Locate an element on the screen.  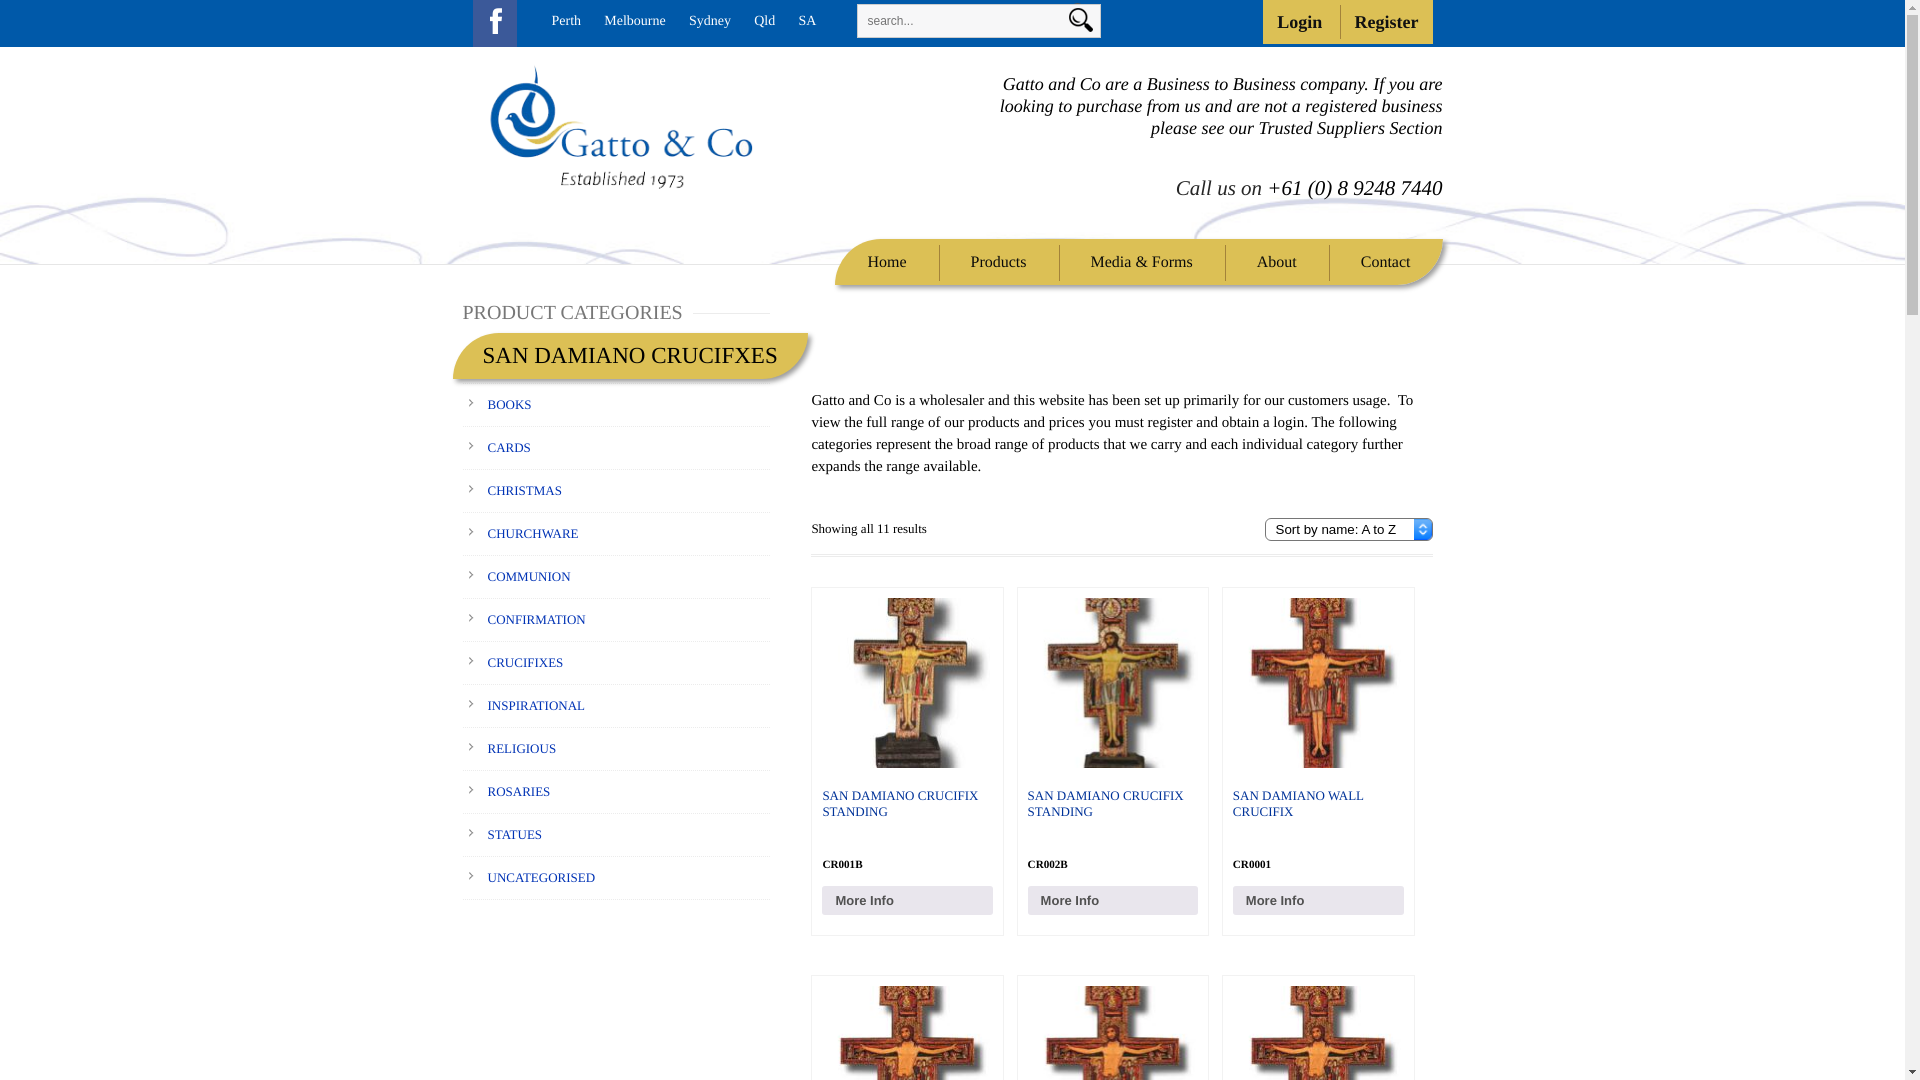
'Qld' is located at coordinates (763, 21).